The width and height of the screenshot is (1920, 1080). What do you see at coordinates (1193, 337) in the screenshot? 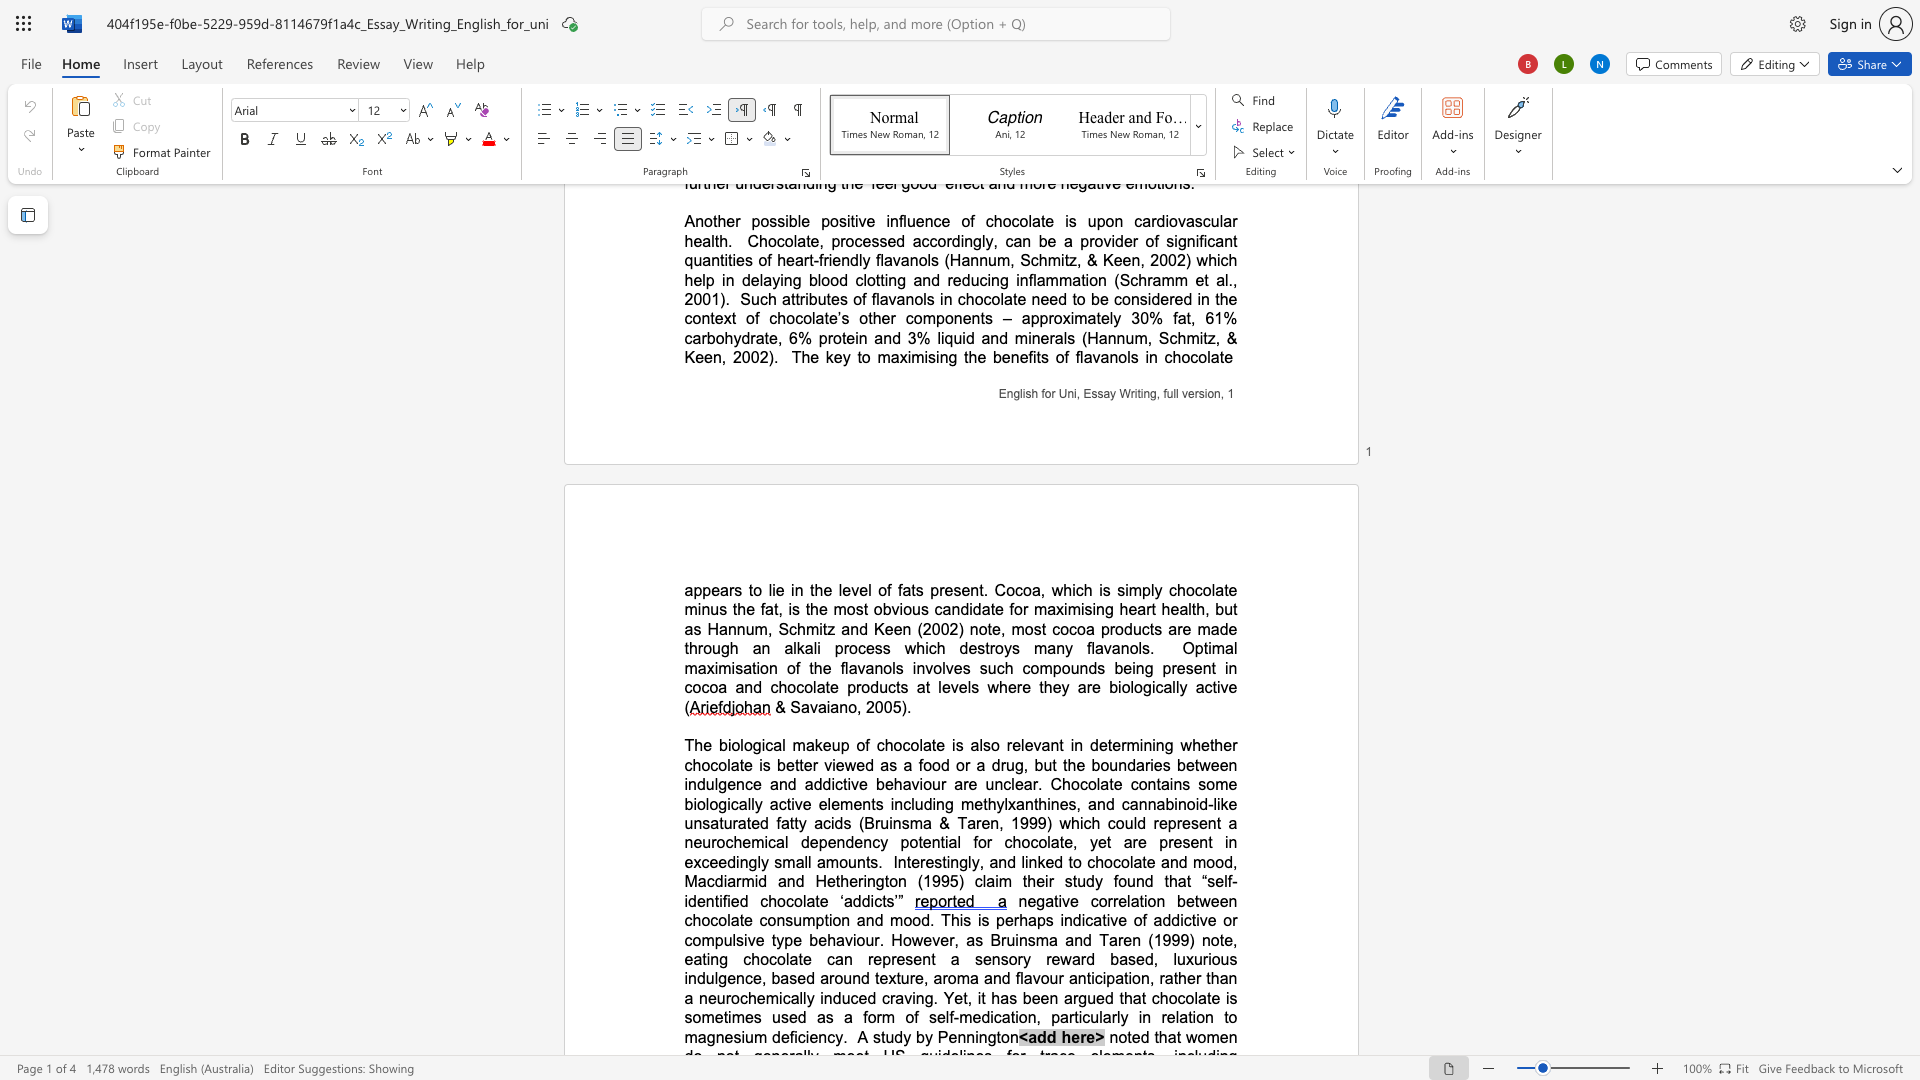
I see `the 1th character "m" in the text` at bounding box center [1193, 337].